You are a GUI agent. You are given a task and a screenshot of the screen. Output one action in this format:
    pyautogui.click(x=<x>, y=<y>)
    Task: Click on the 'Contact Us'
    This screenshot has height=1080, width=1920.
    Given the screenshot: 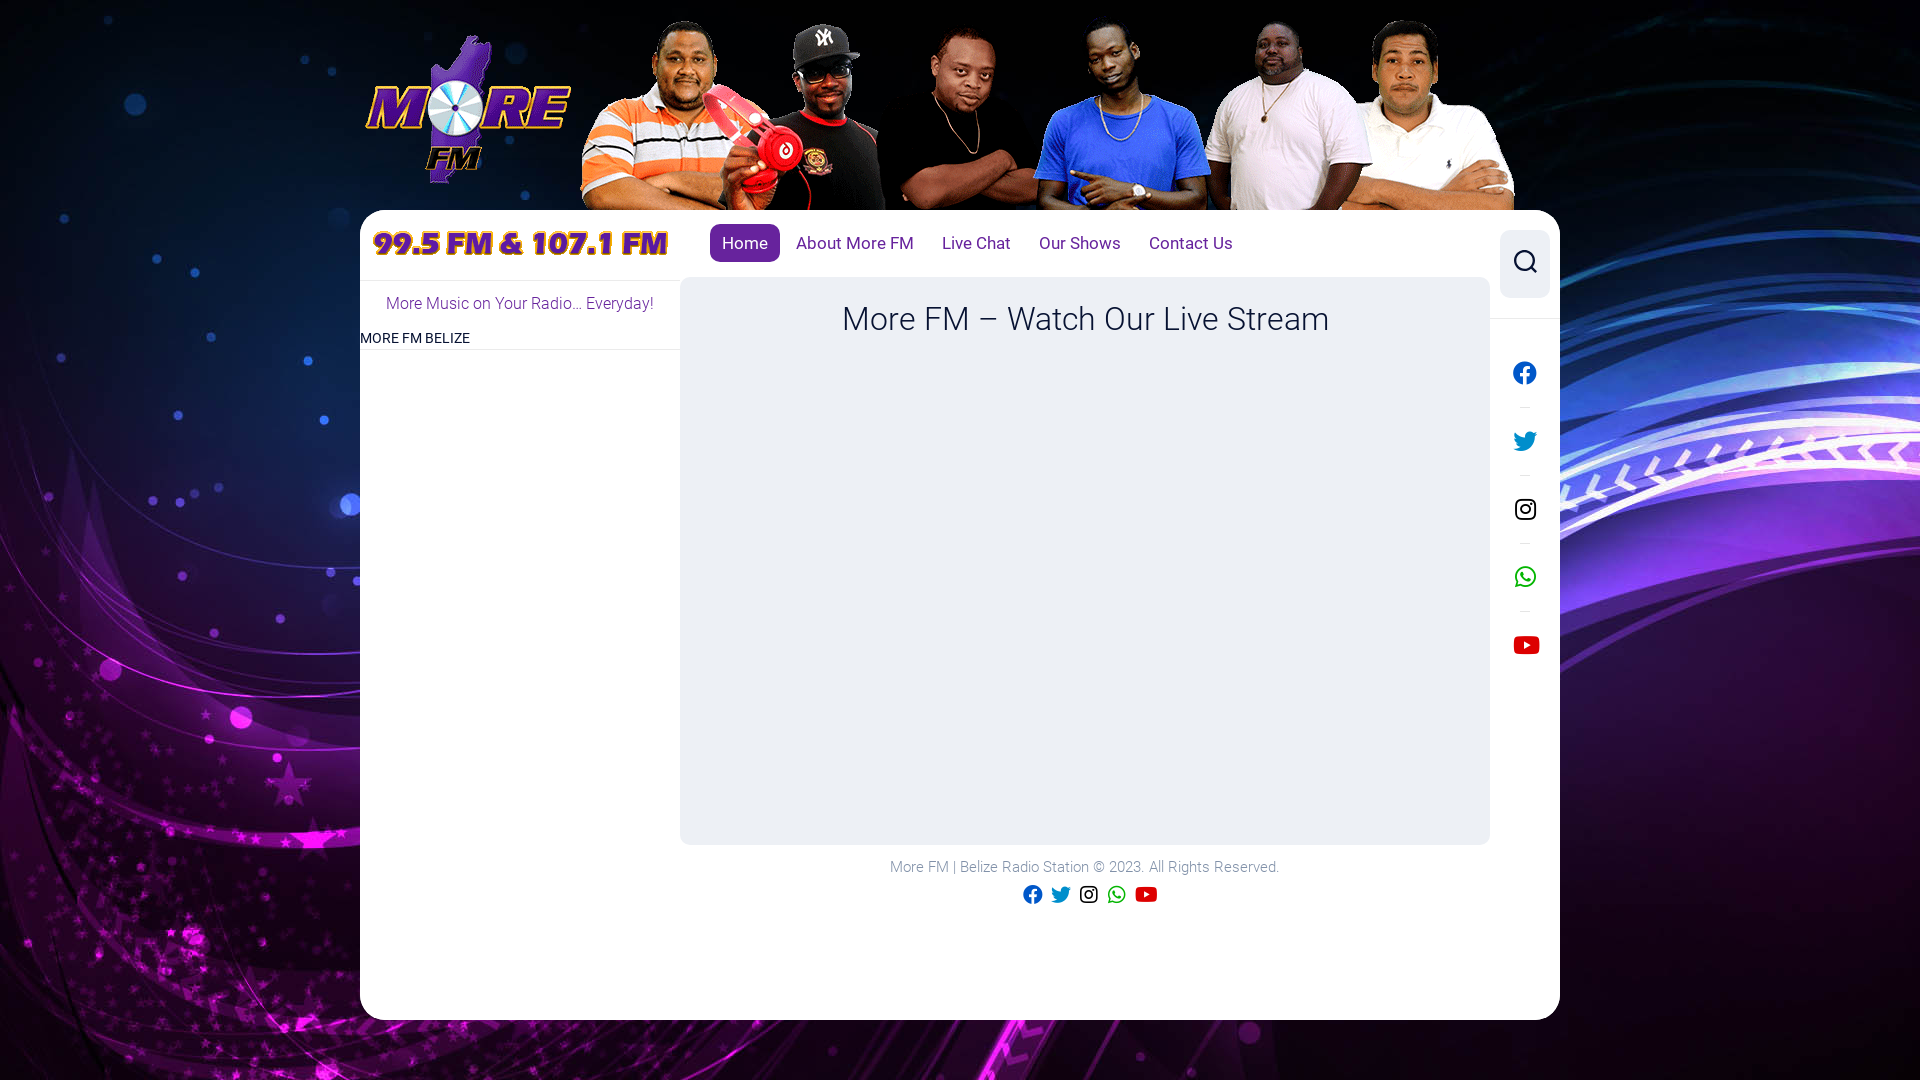 What is the action you would take?
    pyautogui.click(x=1148, y=242)
    